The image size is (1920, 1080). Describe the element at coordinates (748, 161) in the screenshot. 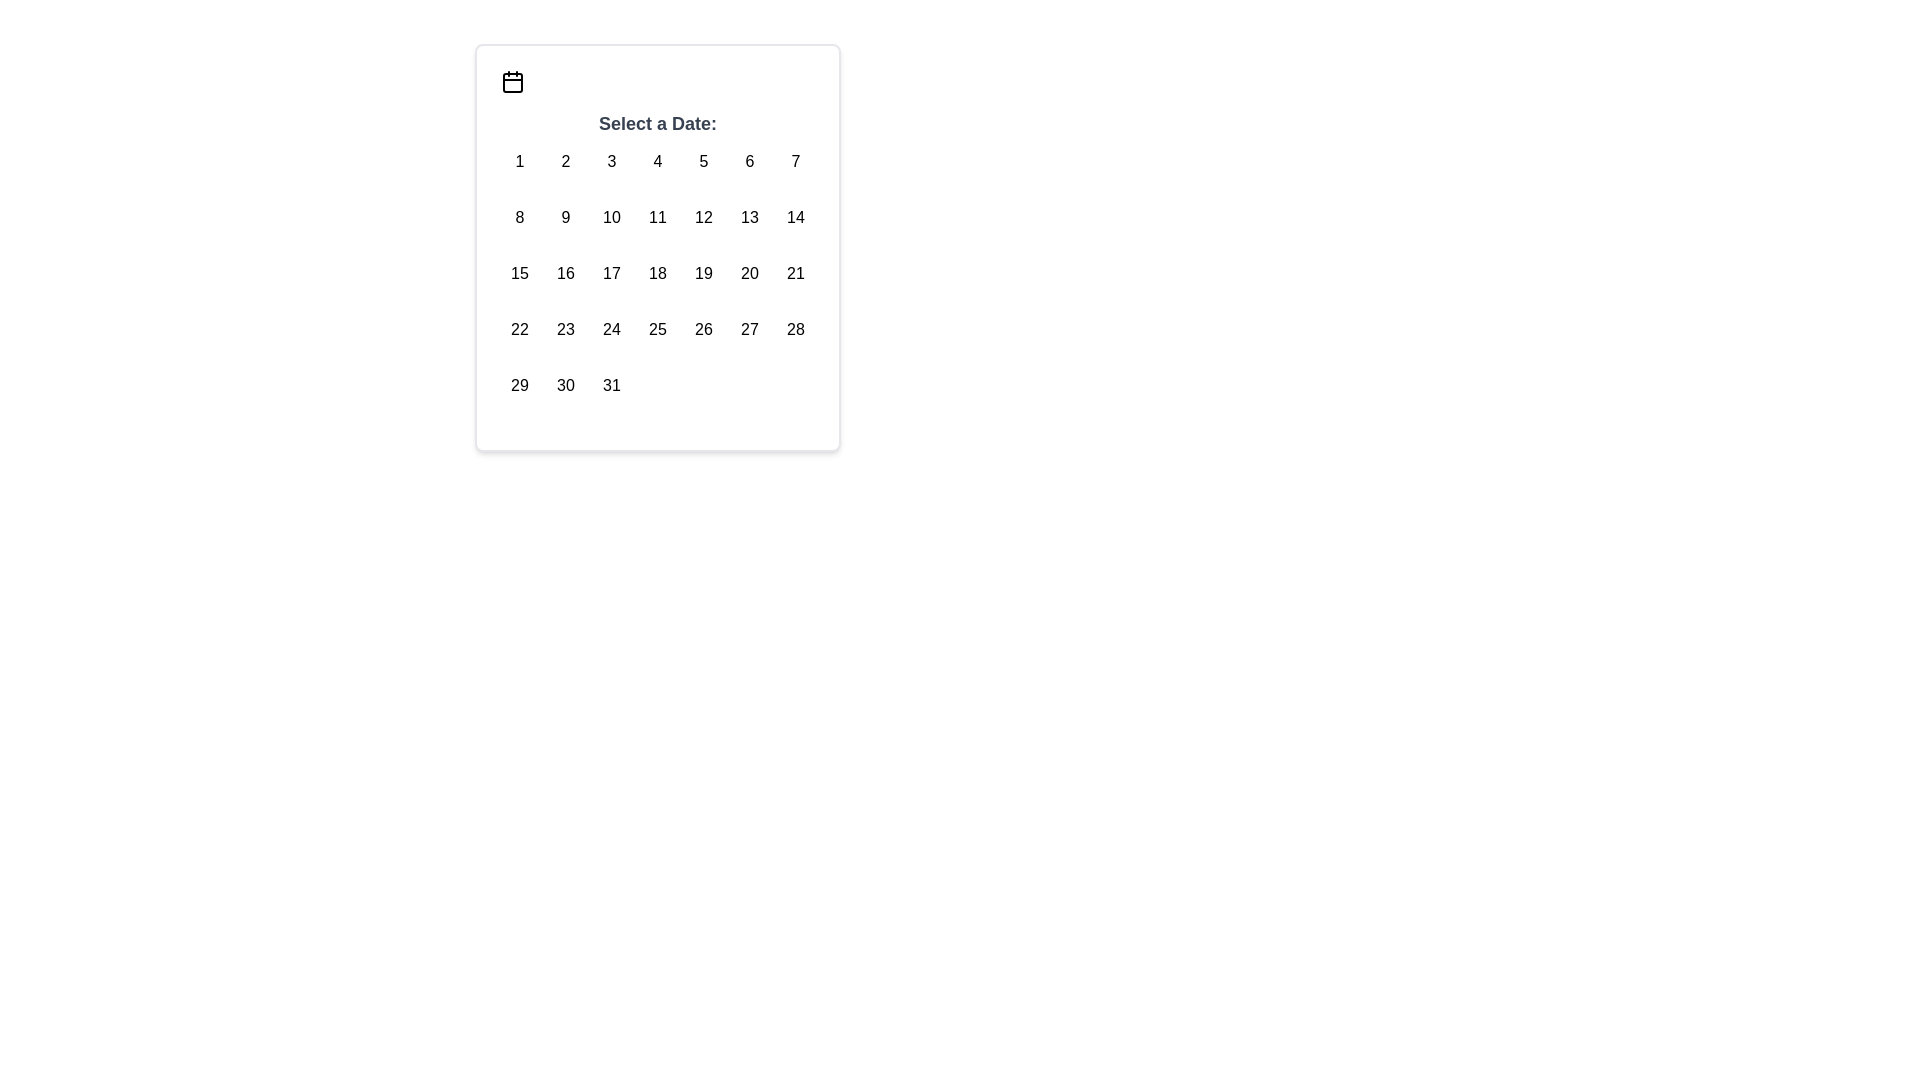

I see `the button representing the sixth day of the month in the calendar grid` at that location.